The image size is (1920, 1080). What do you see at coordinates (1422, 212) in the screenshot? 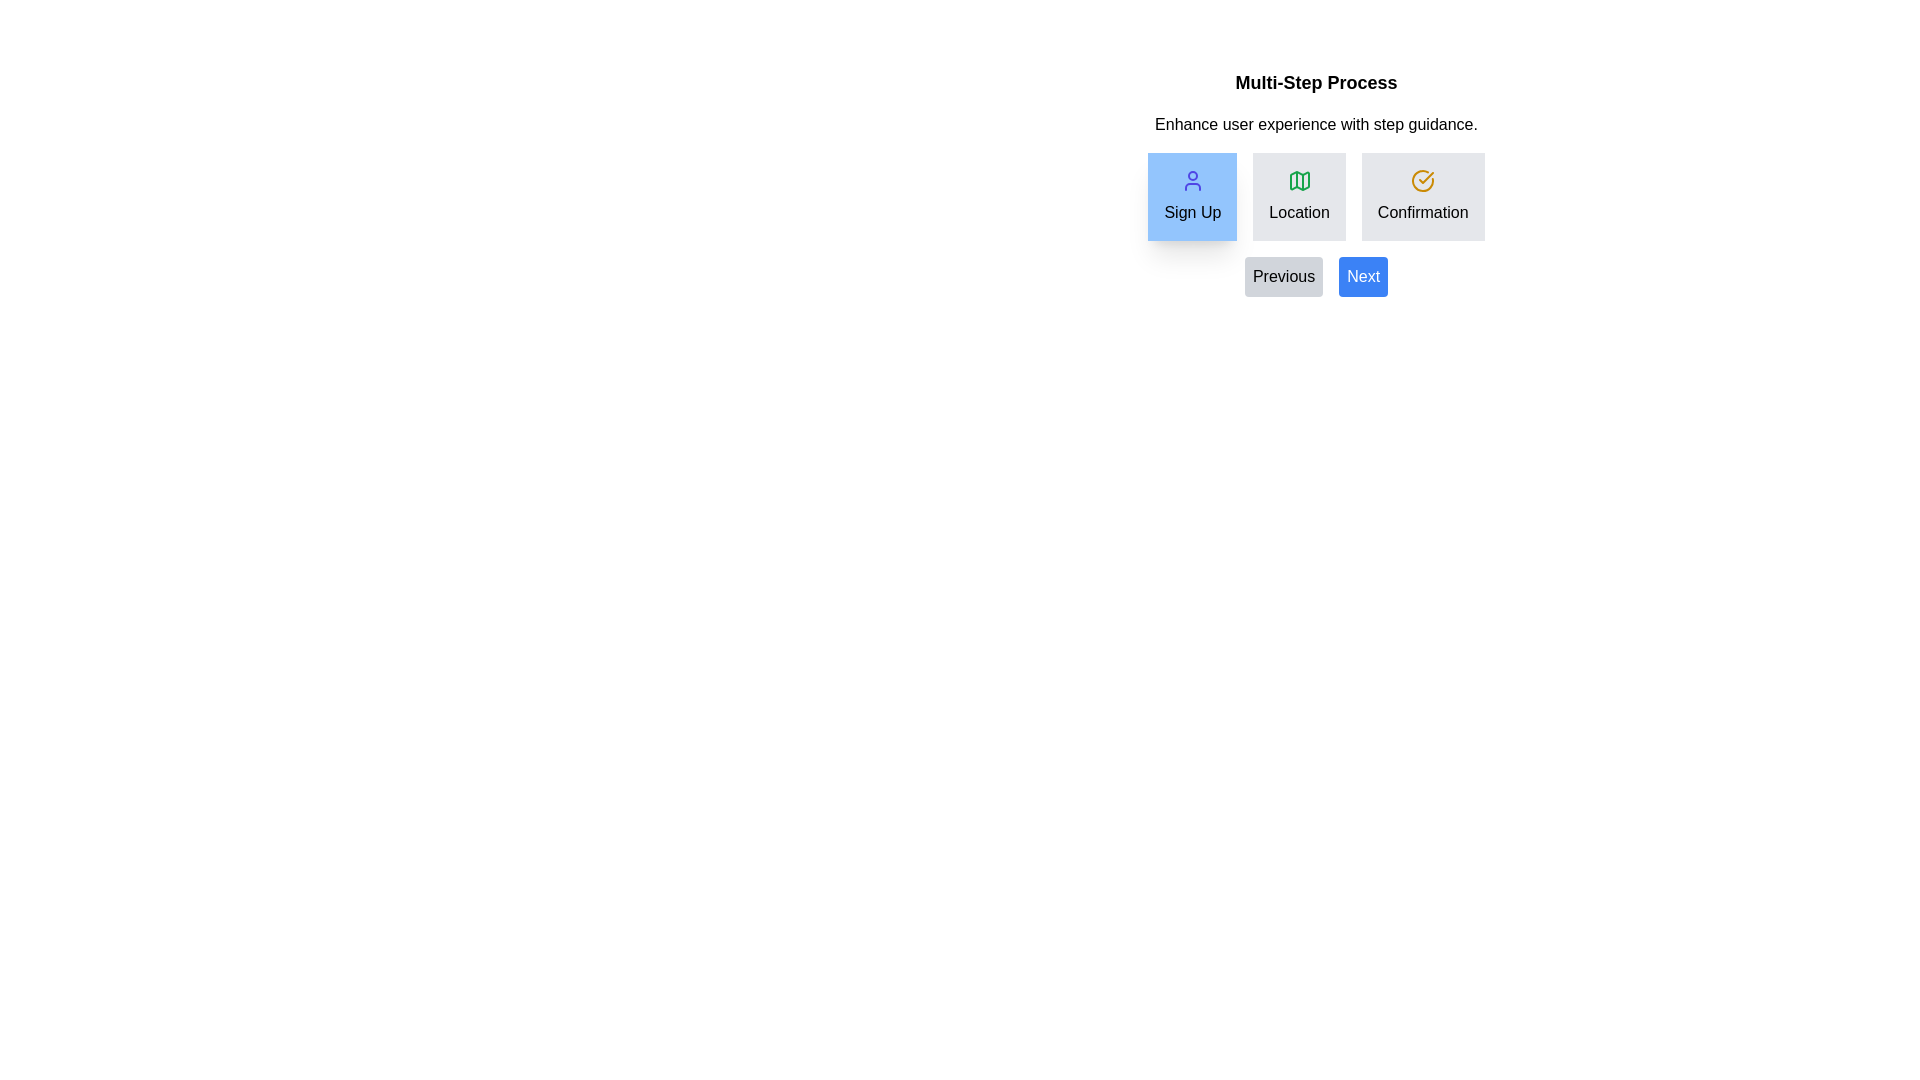
I see `the 'Confirmation' step text label located at the bottom center of the top-right corner of the UI, which indicates the current or next step in the multi-step process` at bounding box center [1422, 212].